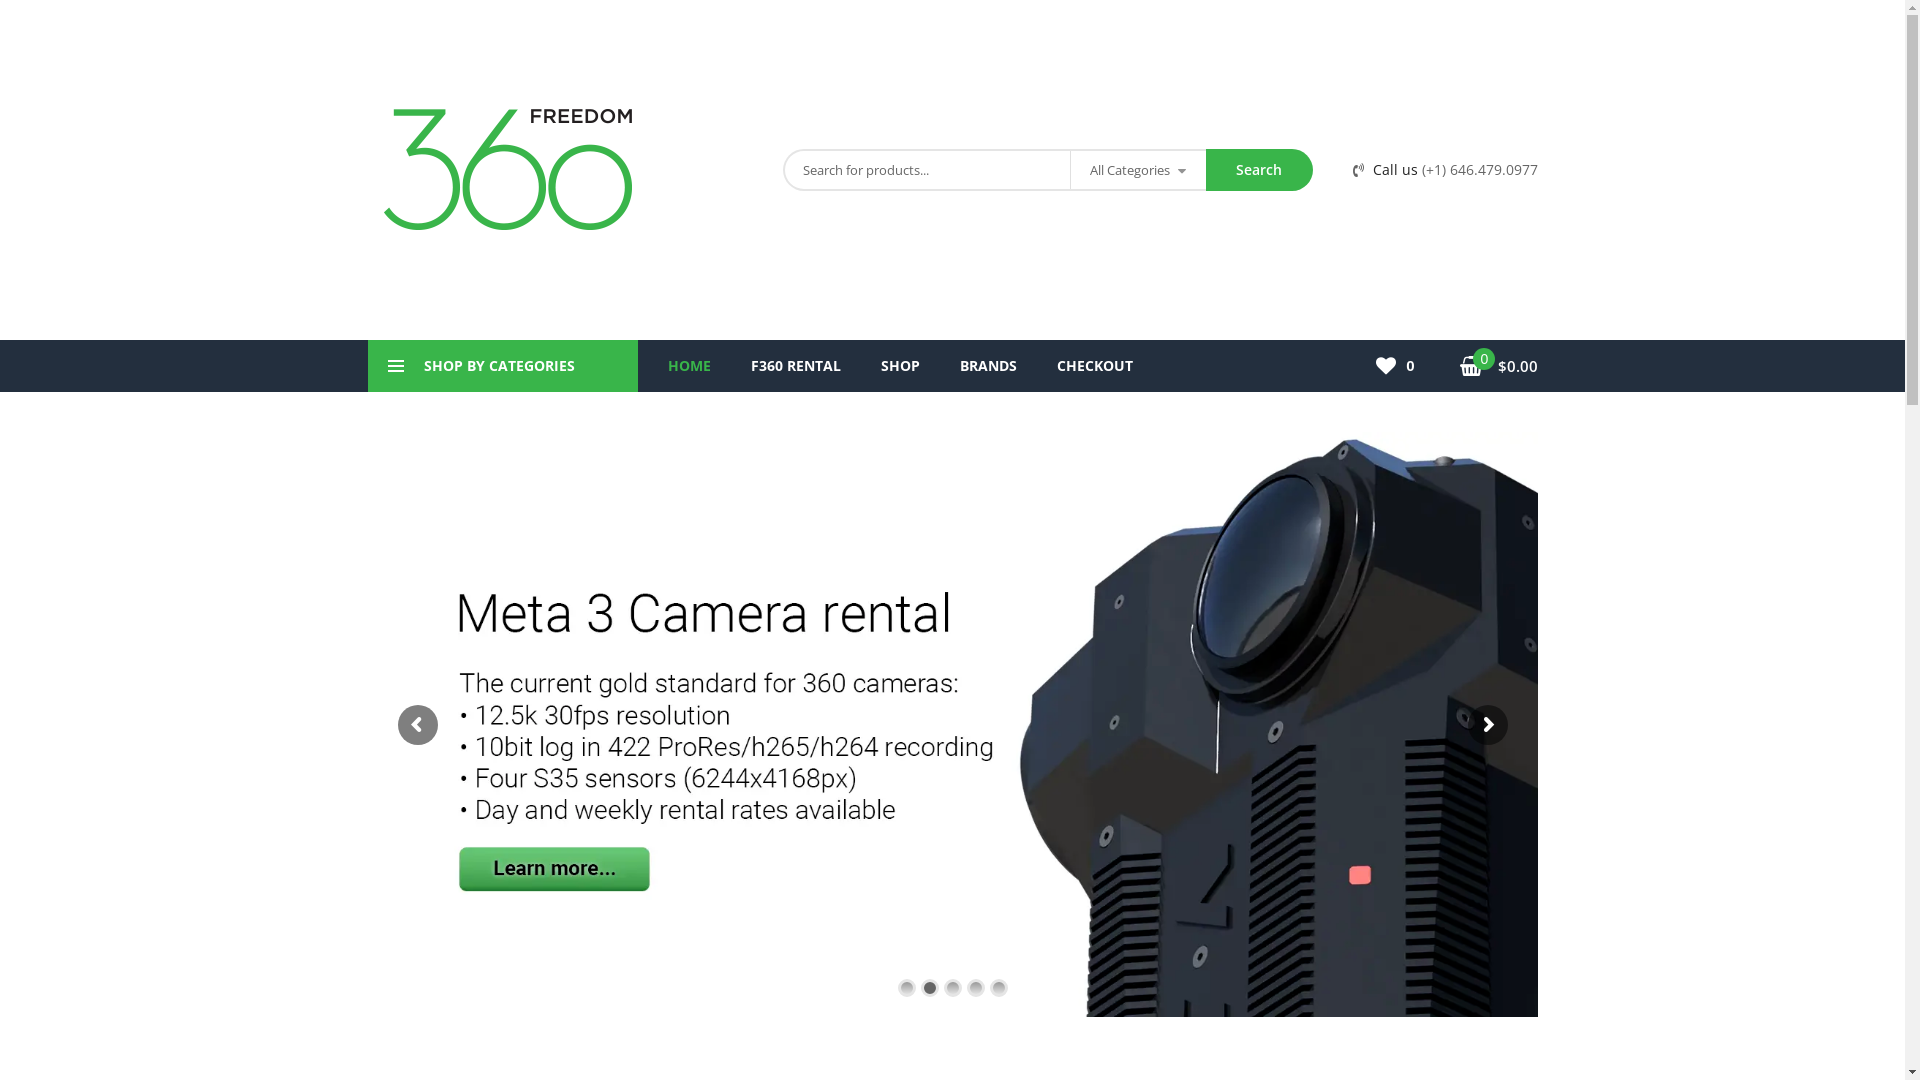 This screenshot has width=1920, height=1080. I want to click on 'BRANDS', so click(988, 366).